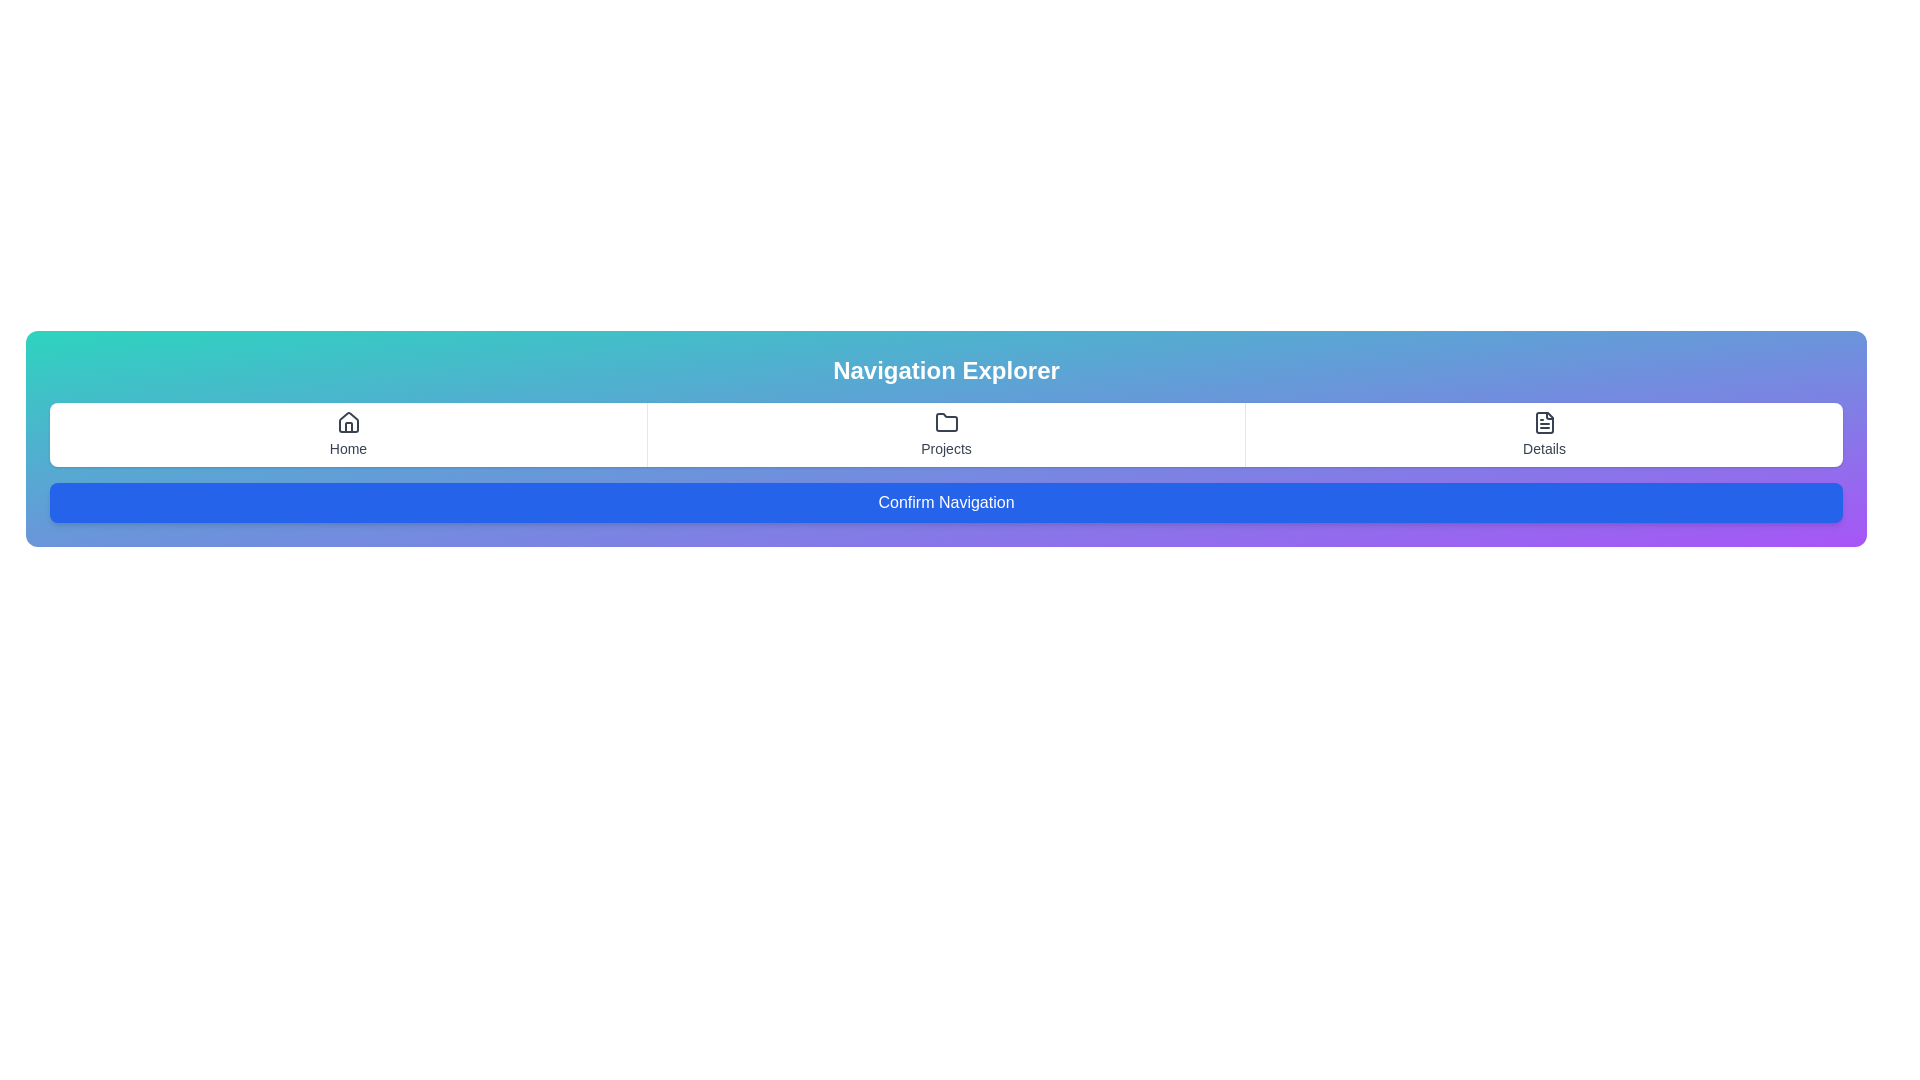 The height and width of the screenshot is (1080, 1920). I want to click on the graphical icon representing a document or file in the 'Details' section of the navigation interface, so click(1543, 422).